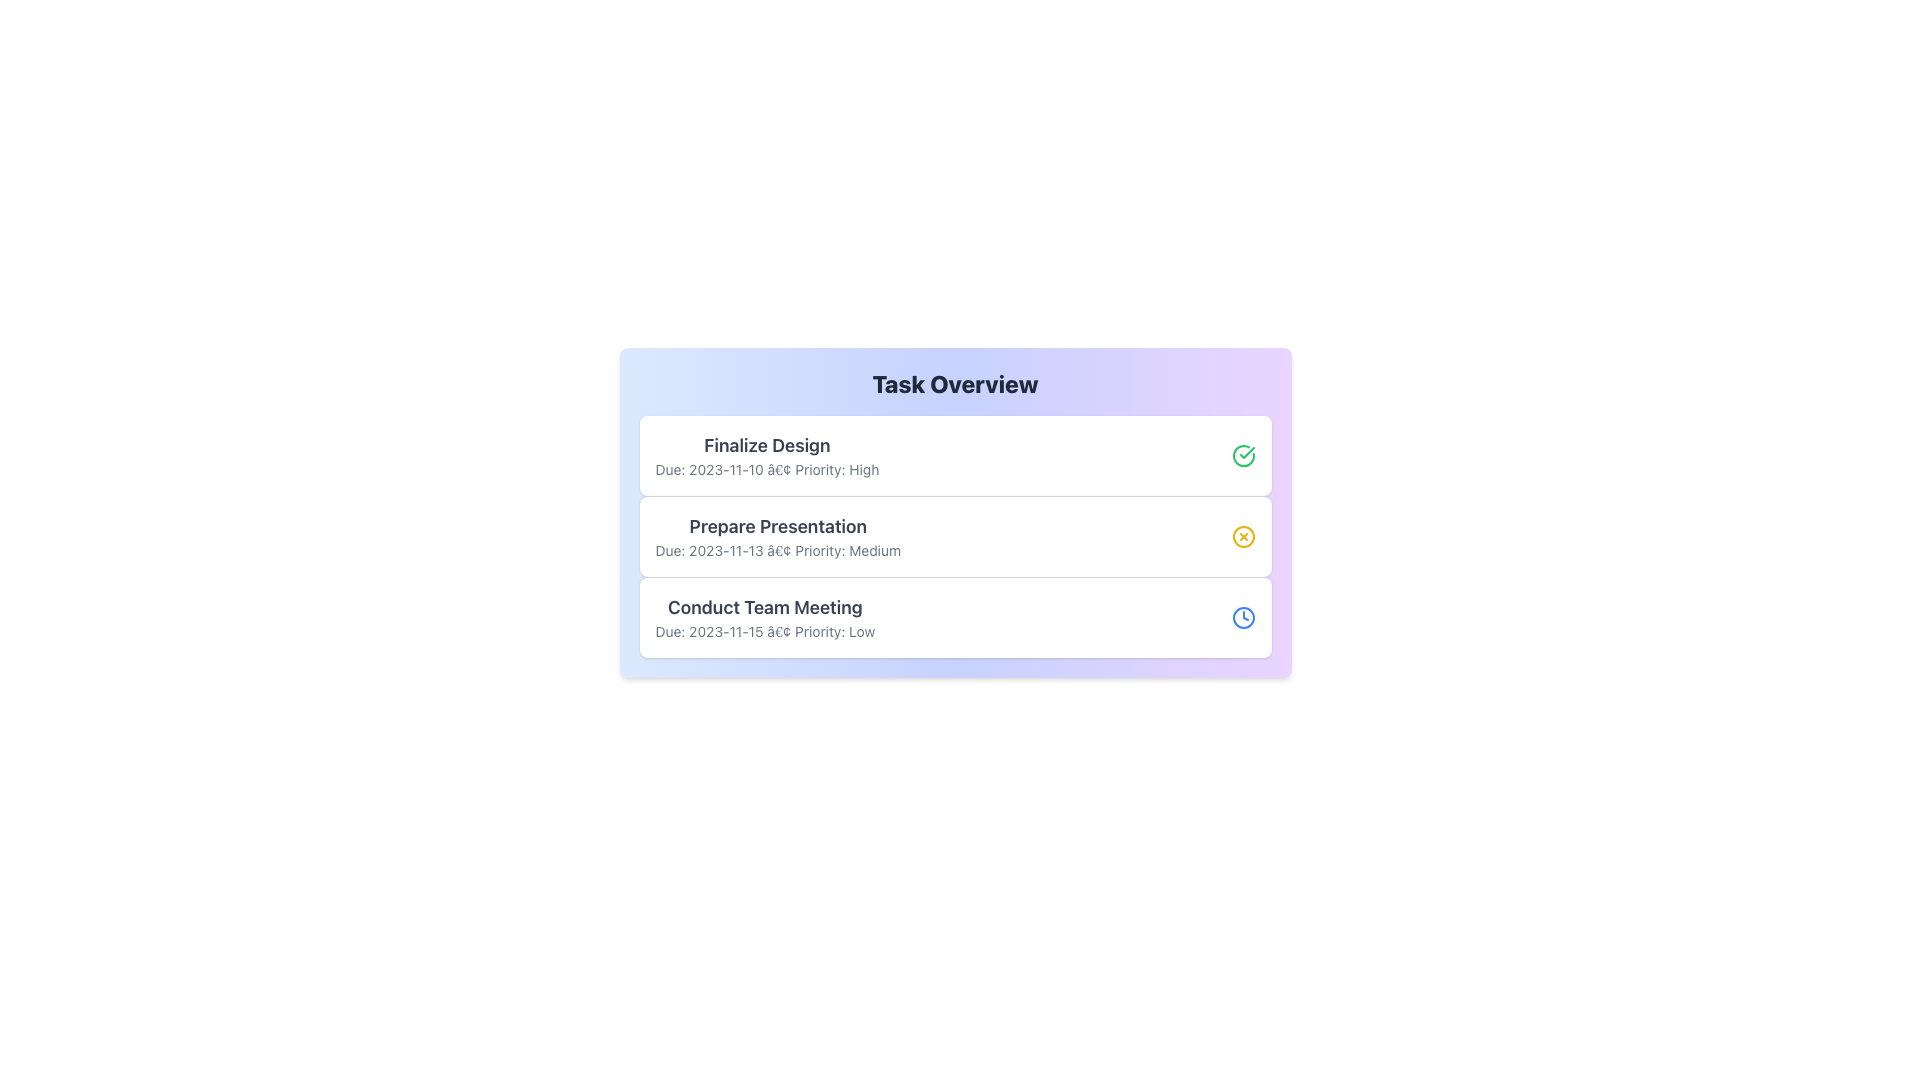 This screenshot has height=1080, width=1920. I want to click on the task list item located in the second row under 'Task Overview', positioned between 'Finalize Design' and 'Conduct Team Meeting', so click(954, 535).